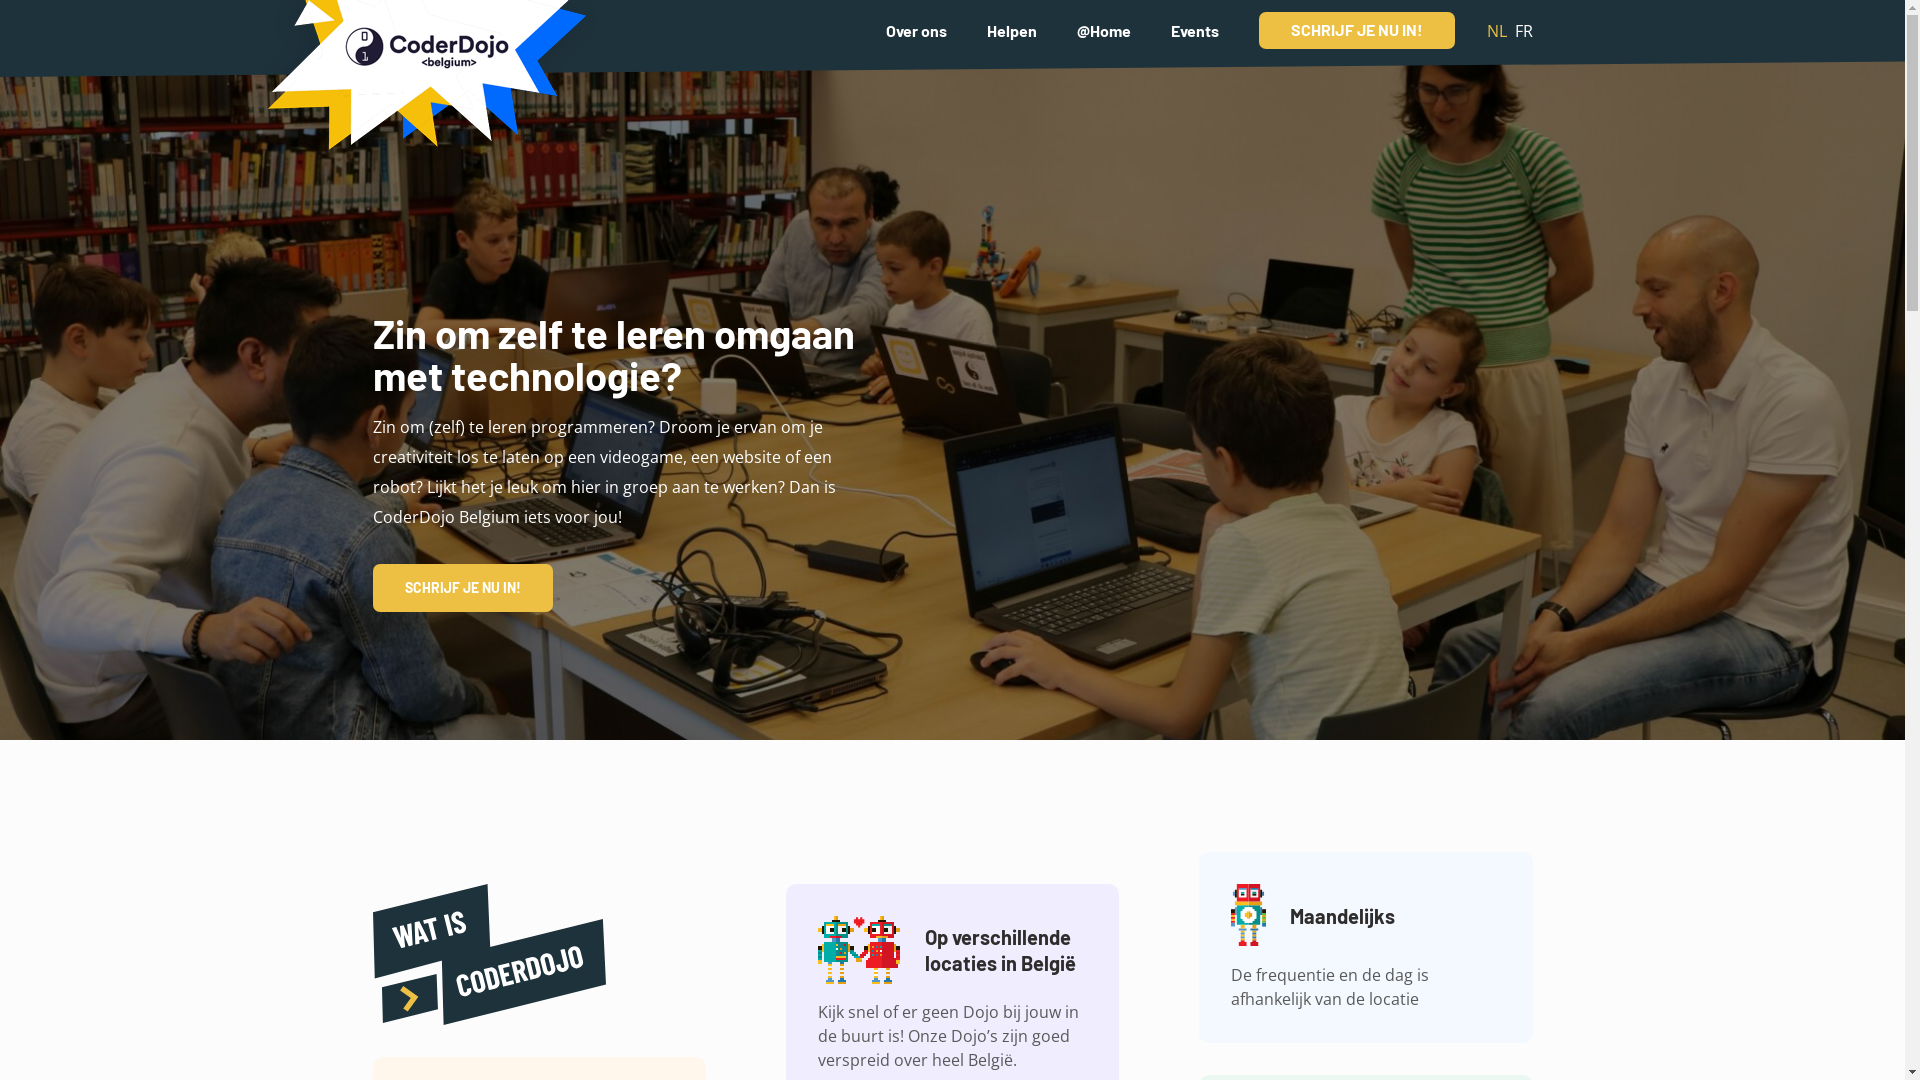 Image resolution: width=1920 pixels, height=1080 pixels. Describe the element at coordinates (1521, 30) in the screenshot. I see `'FR'` at that location.